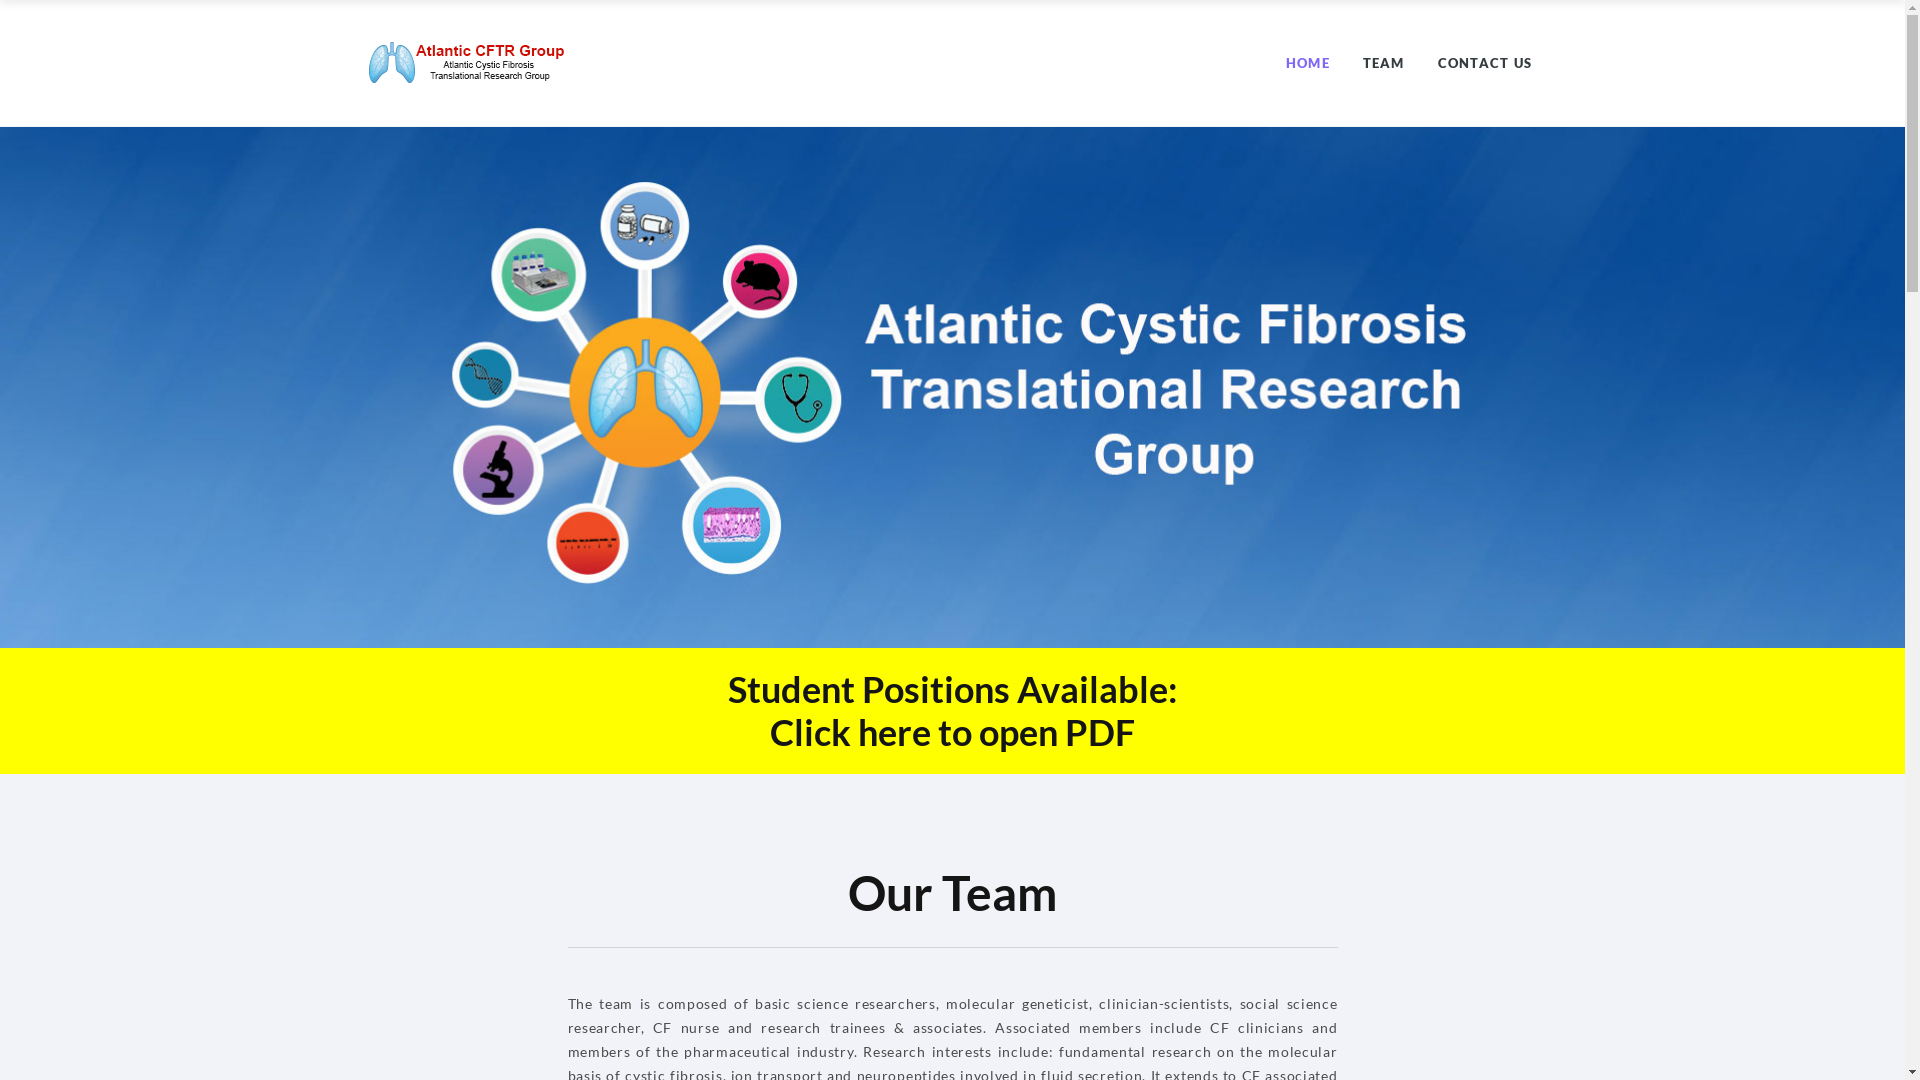  I want to click on 'CONTACT US', so click(1437, 61).